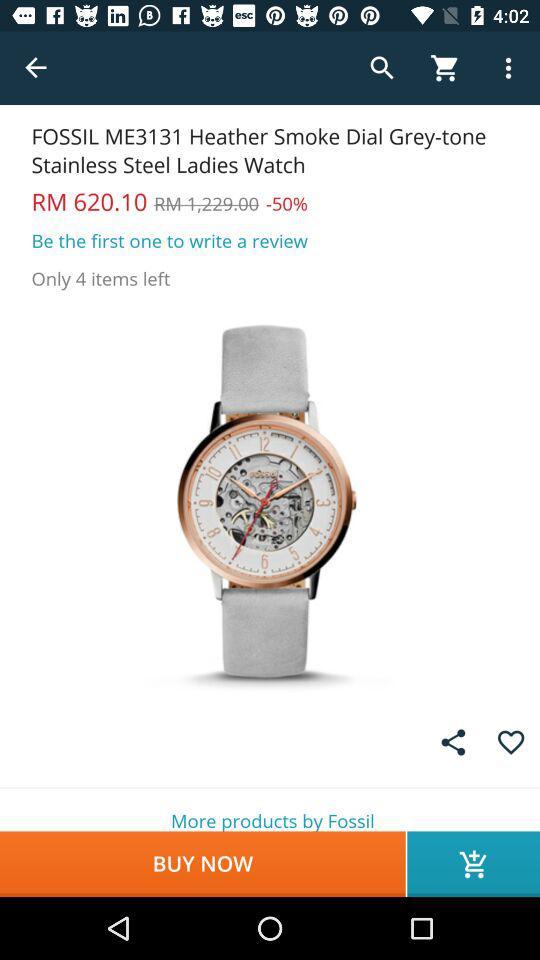  What do you see at coordinates (472, 863) in the screenshot?
I see `icon to the right of buy now` at bounding box center [472, 863].